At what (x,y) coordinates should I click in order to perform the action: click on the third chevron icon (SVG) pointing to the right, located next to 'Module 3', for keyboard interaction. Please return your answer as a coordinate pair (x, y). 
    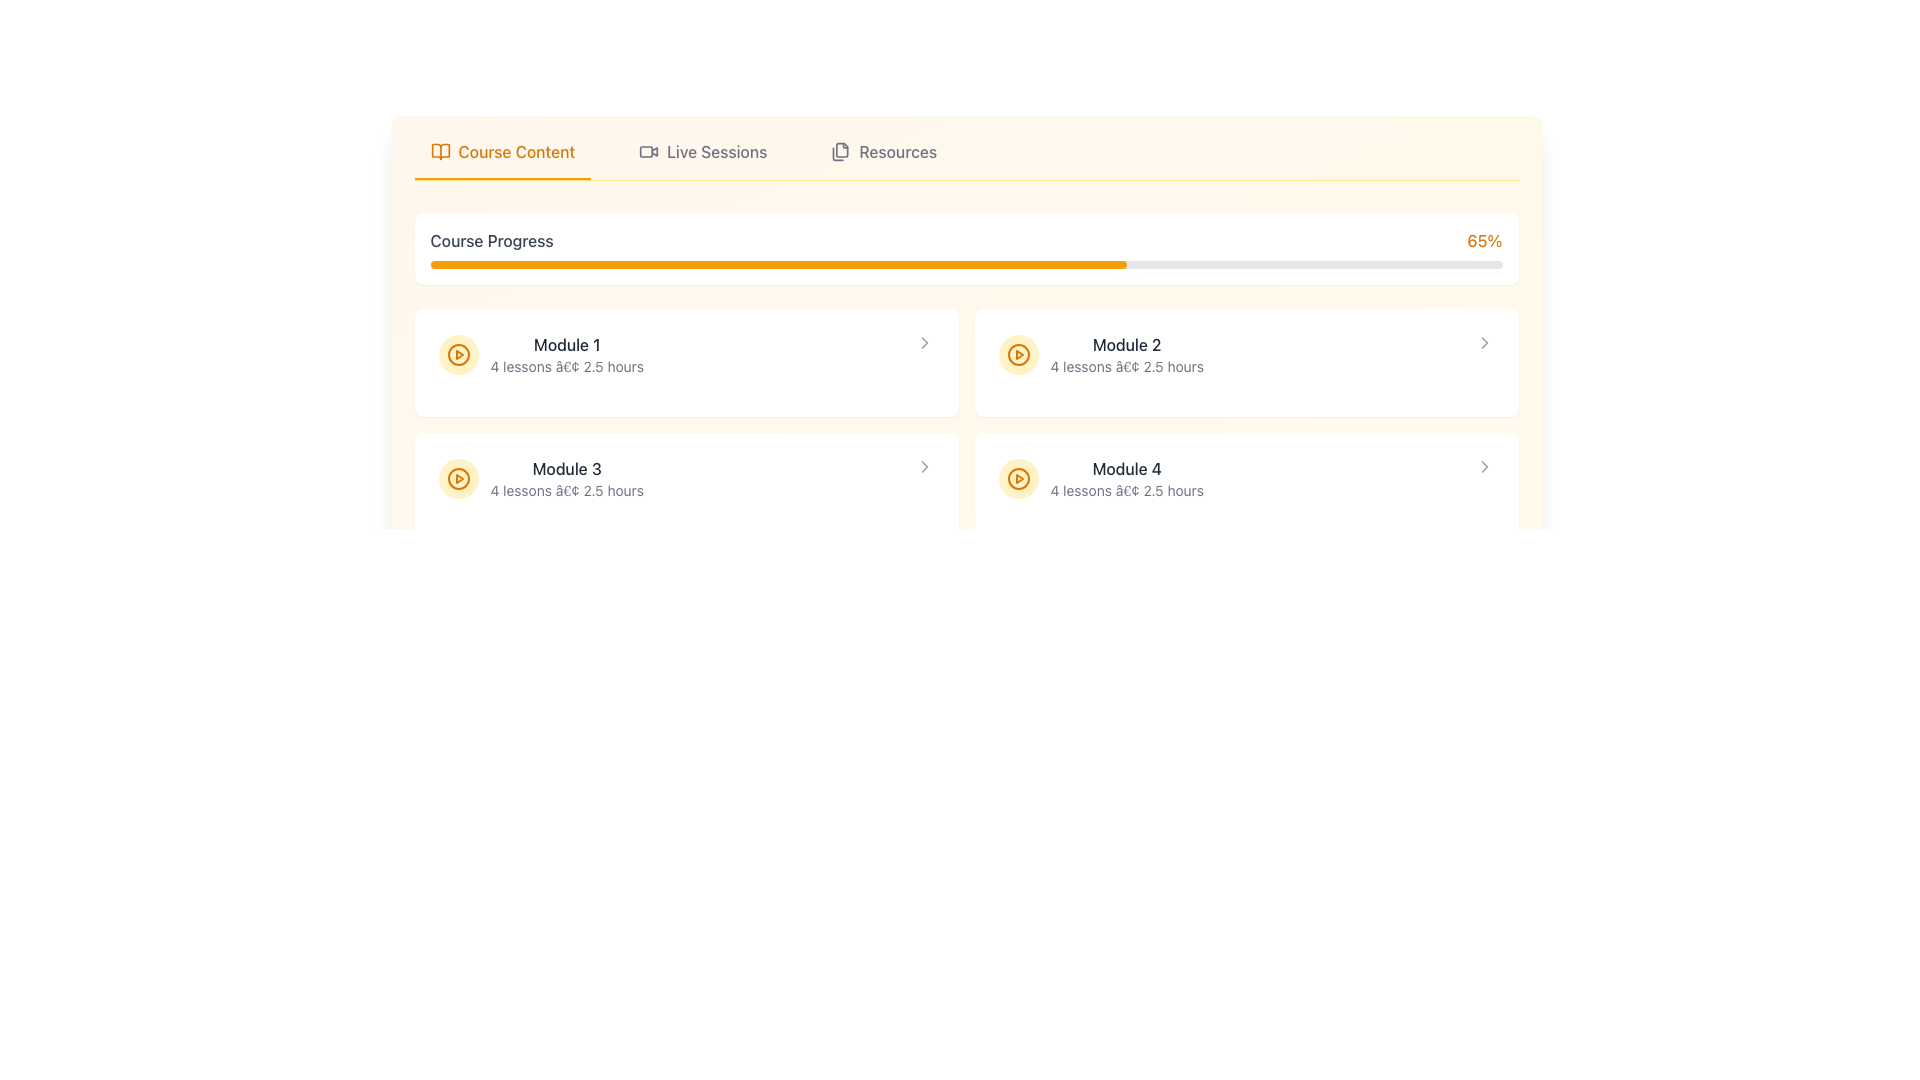
    Looking at the image, I should click on (923, 466).